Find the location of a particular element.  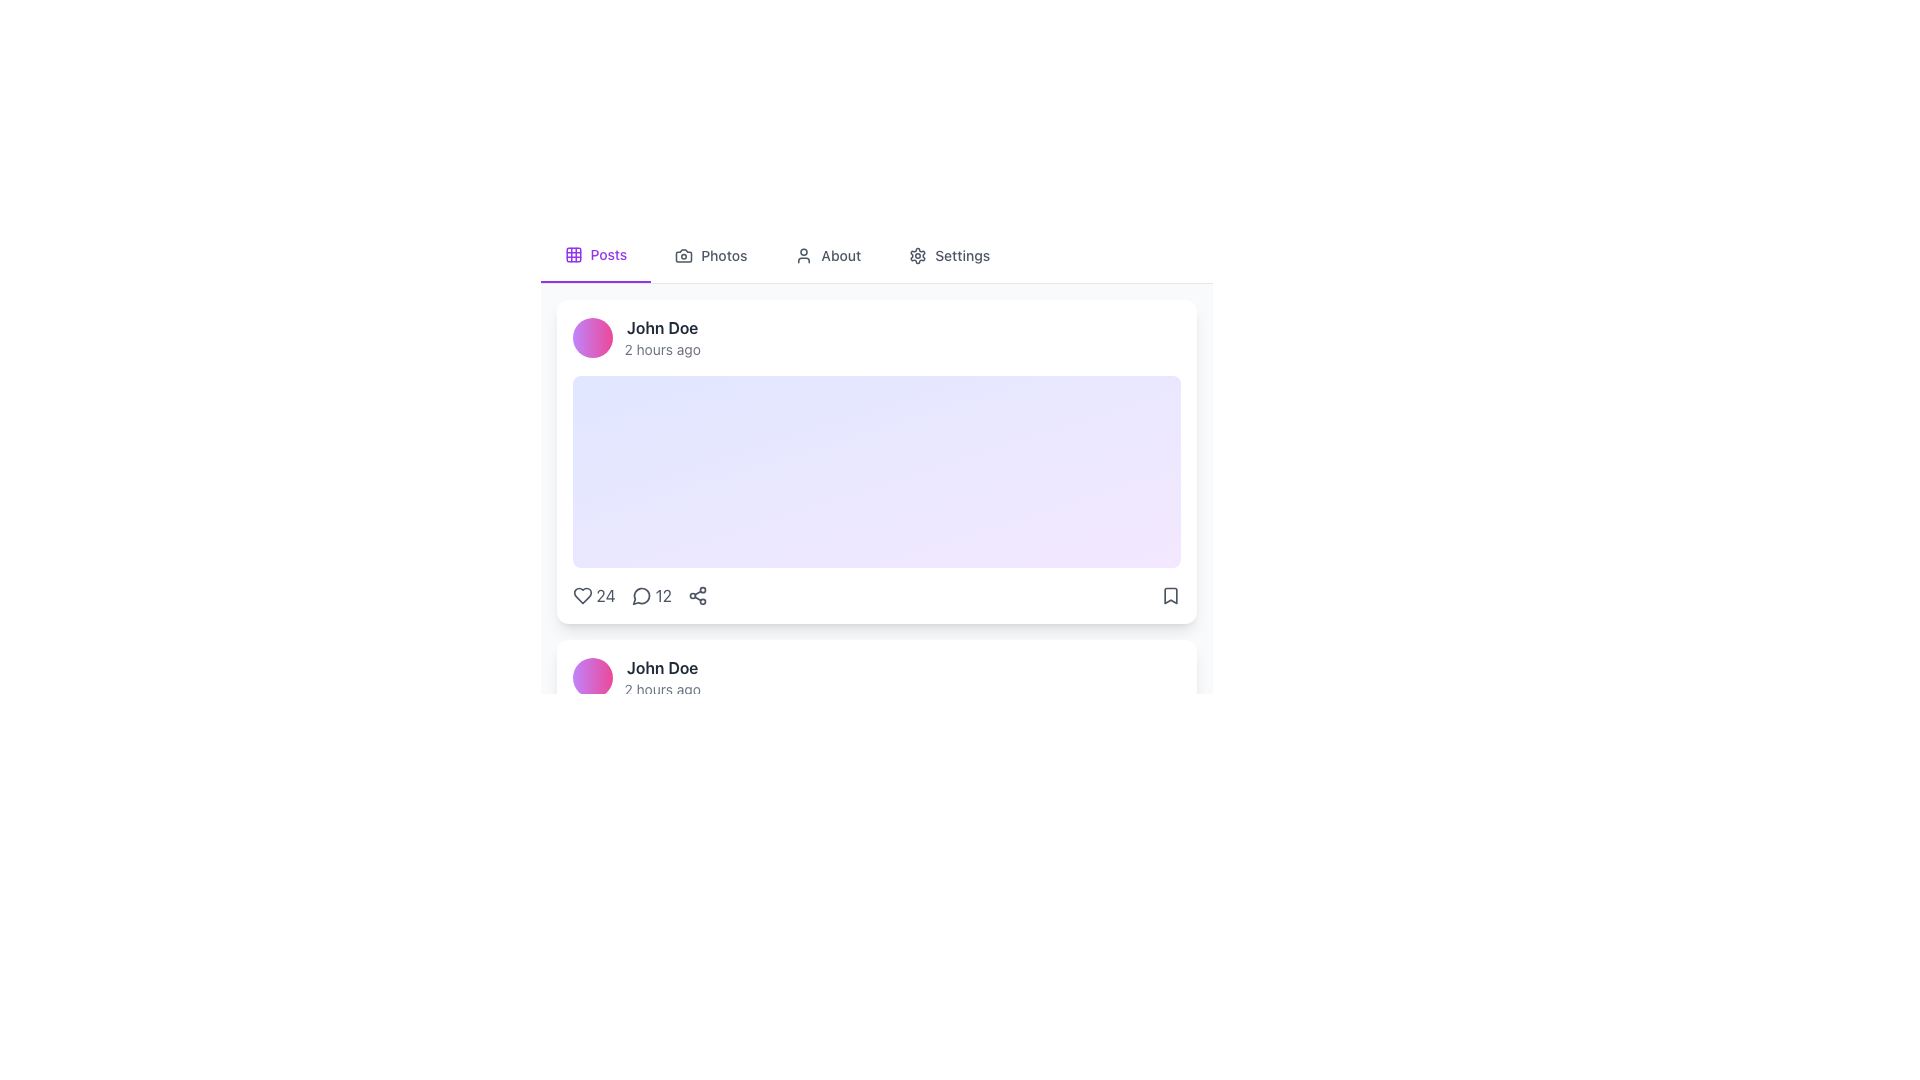

the comment icon, represented by a speech bubble shape with the number '12' next to it is located at coordinates (640, 595).